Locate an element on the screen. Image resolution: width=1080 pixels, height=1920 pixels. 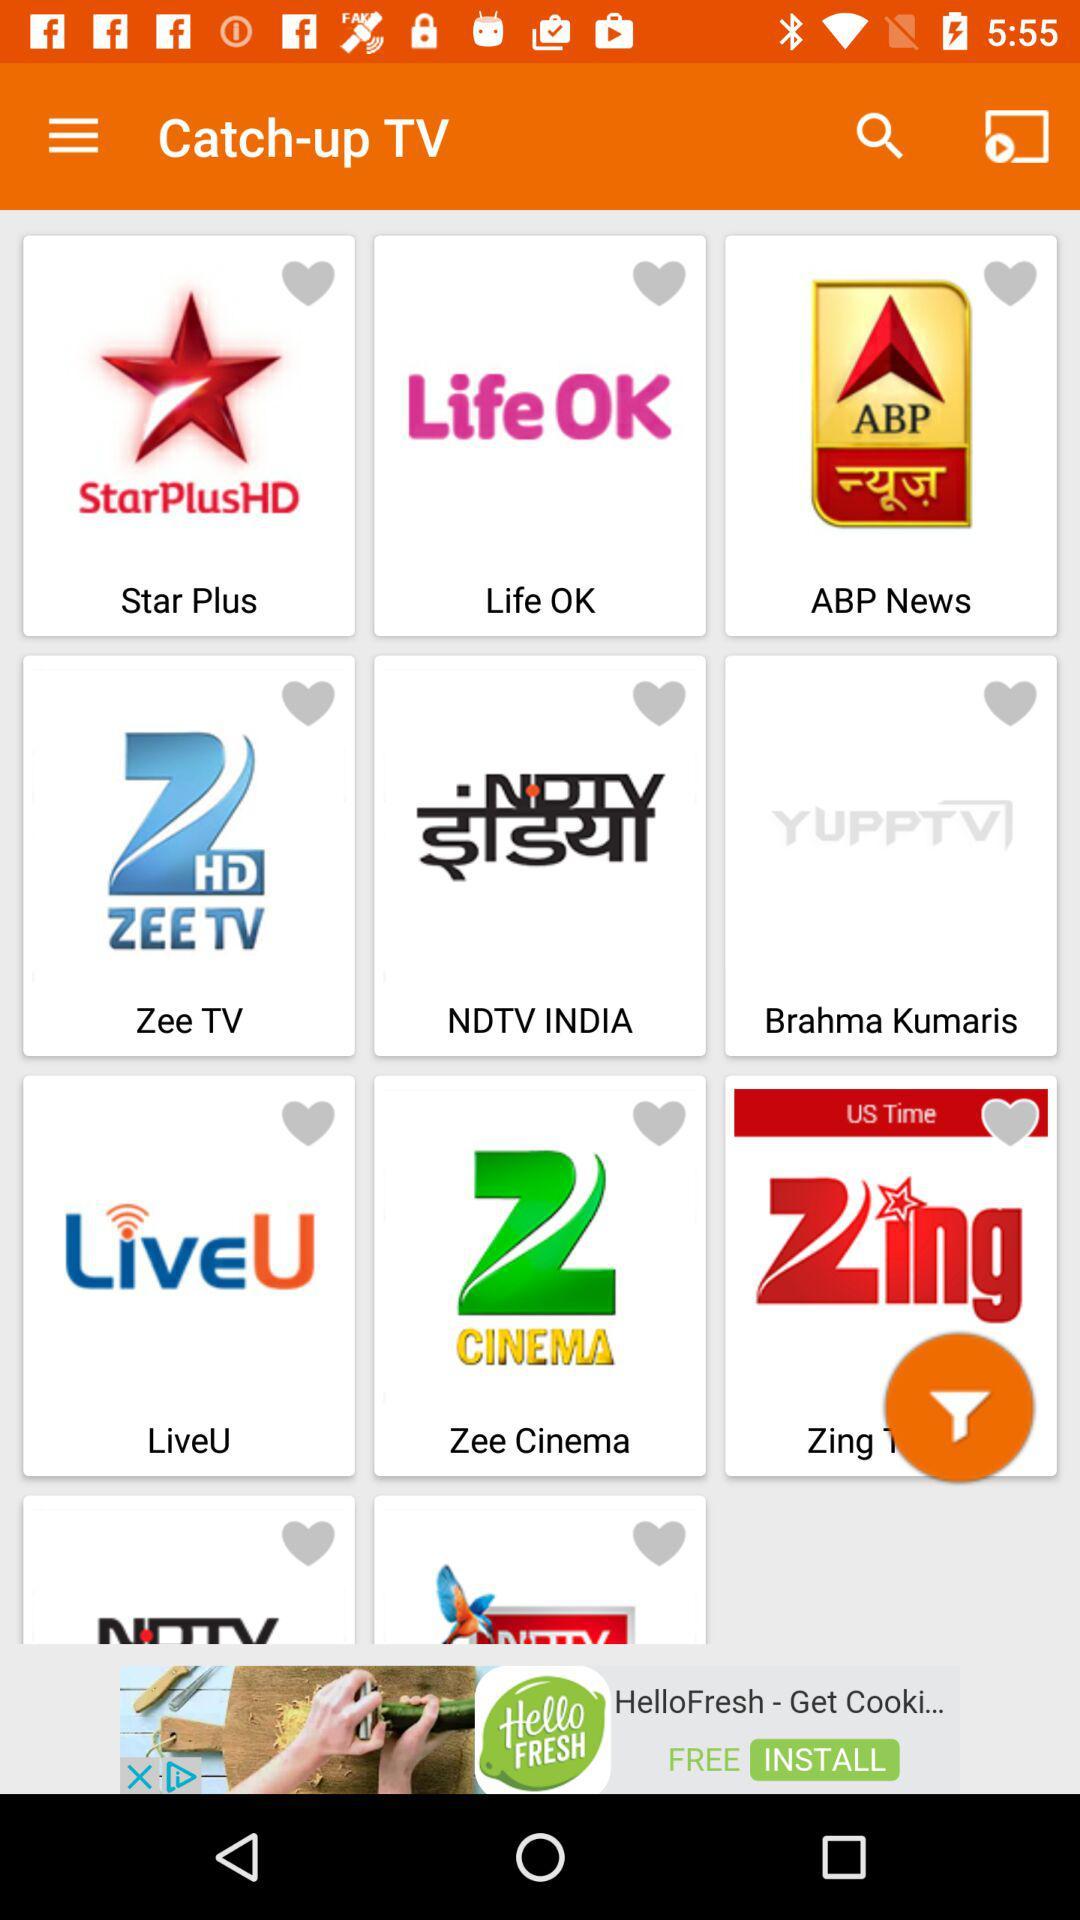
favorite starplus app is located at coordinates (308, 281).